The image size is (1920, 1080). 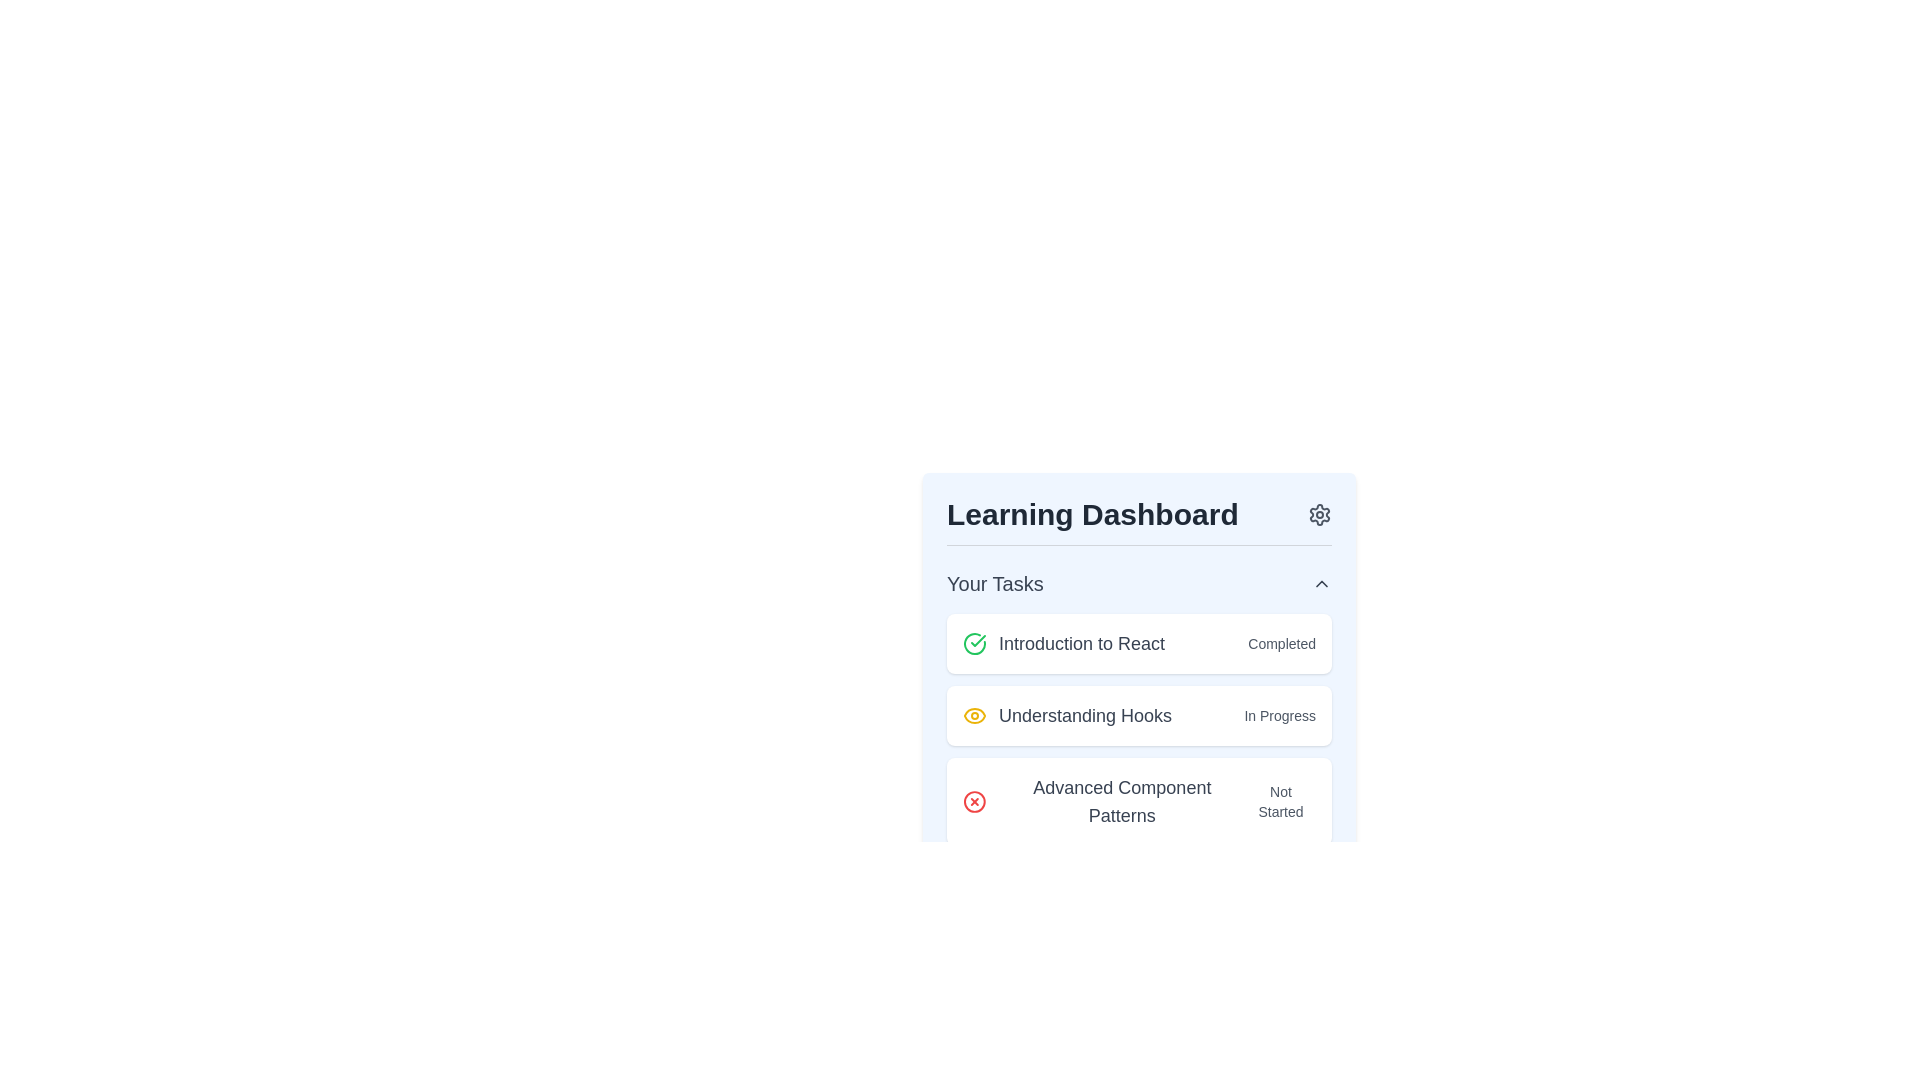 What do you see at coordinates (1063, 644) in the screenshot?
I see `text label that says 'Introduction to React', which is styled in dark gray and indicates completion beside a green checkmark icon` at bounding box center [1063, 644].